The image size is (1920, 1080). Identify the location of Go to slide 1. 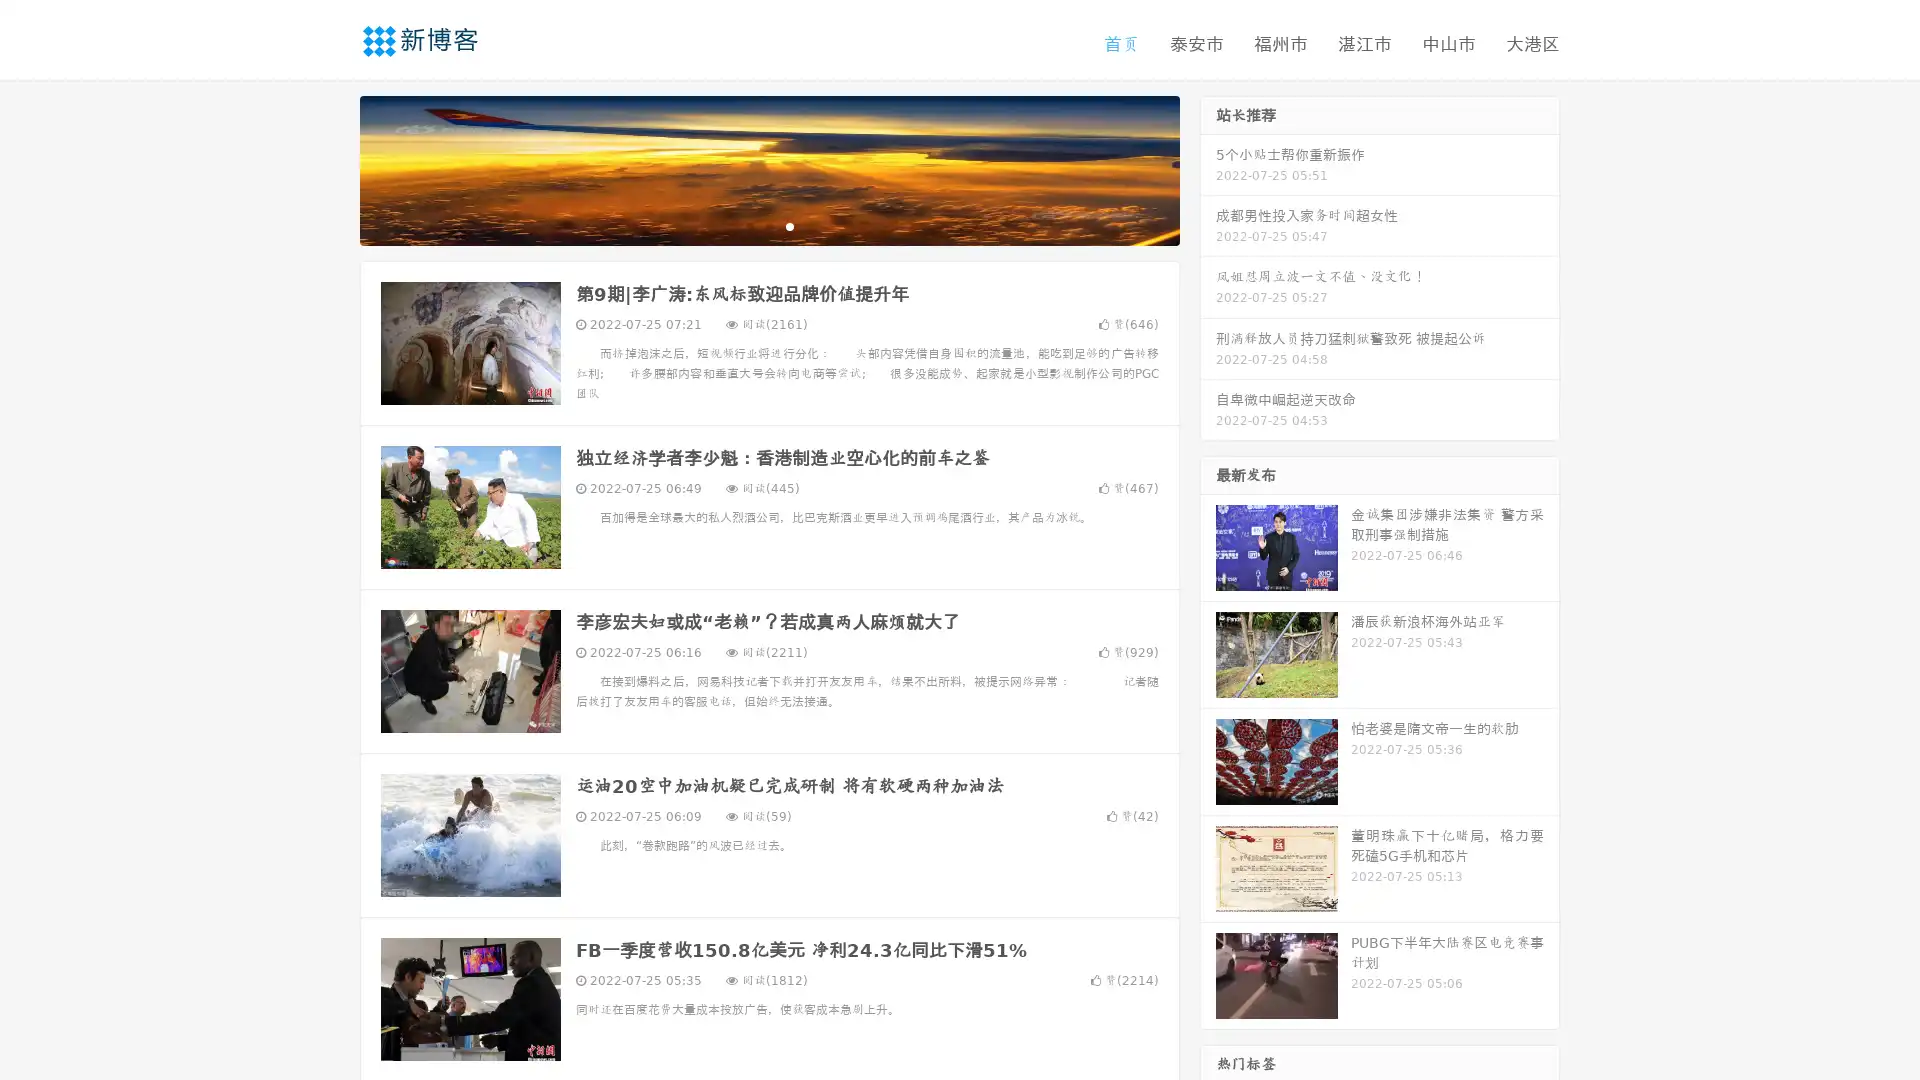
(748, 225).